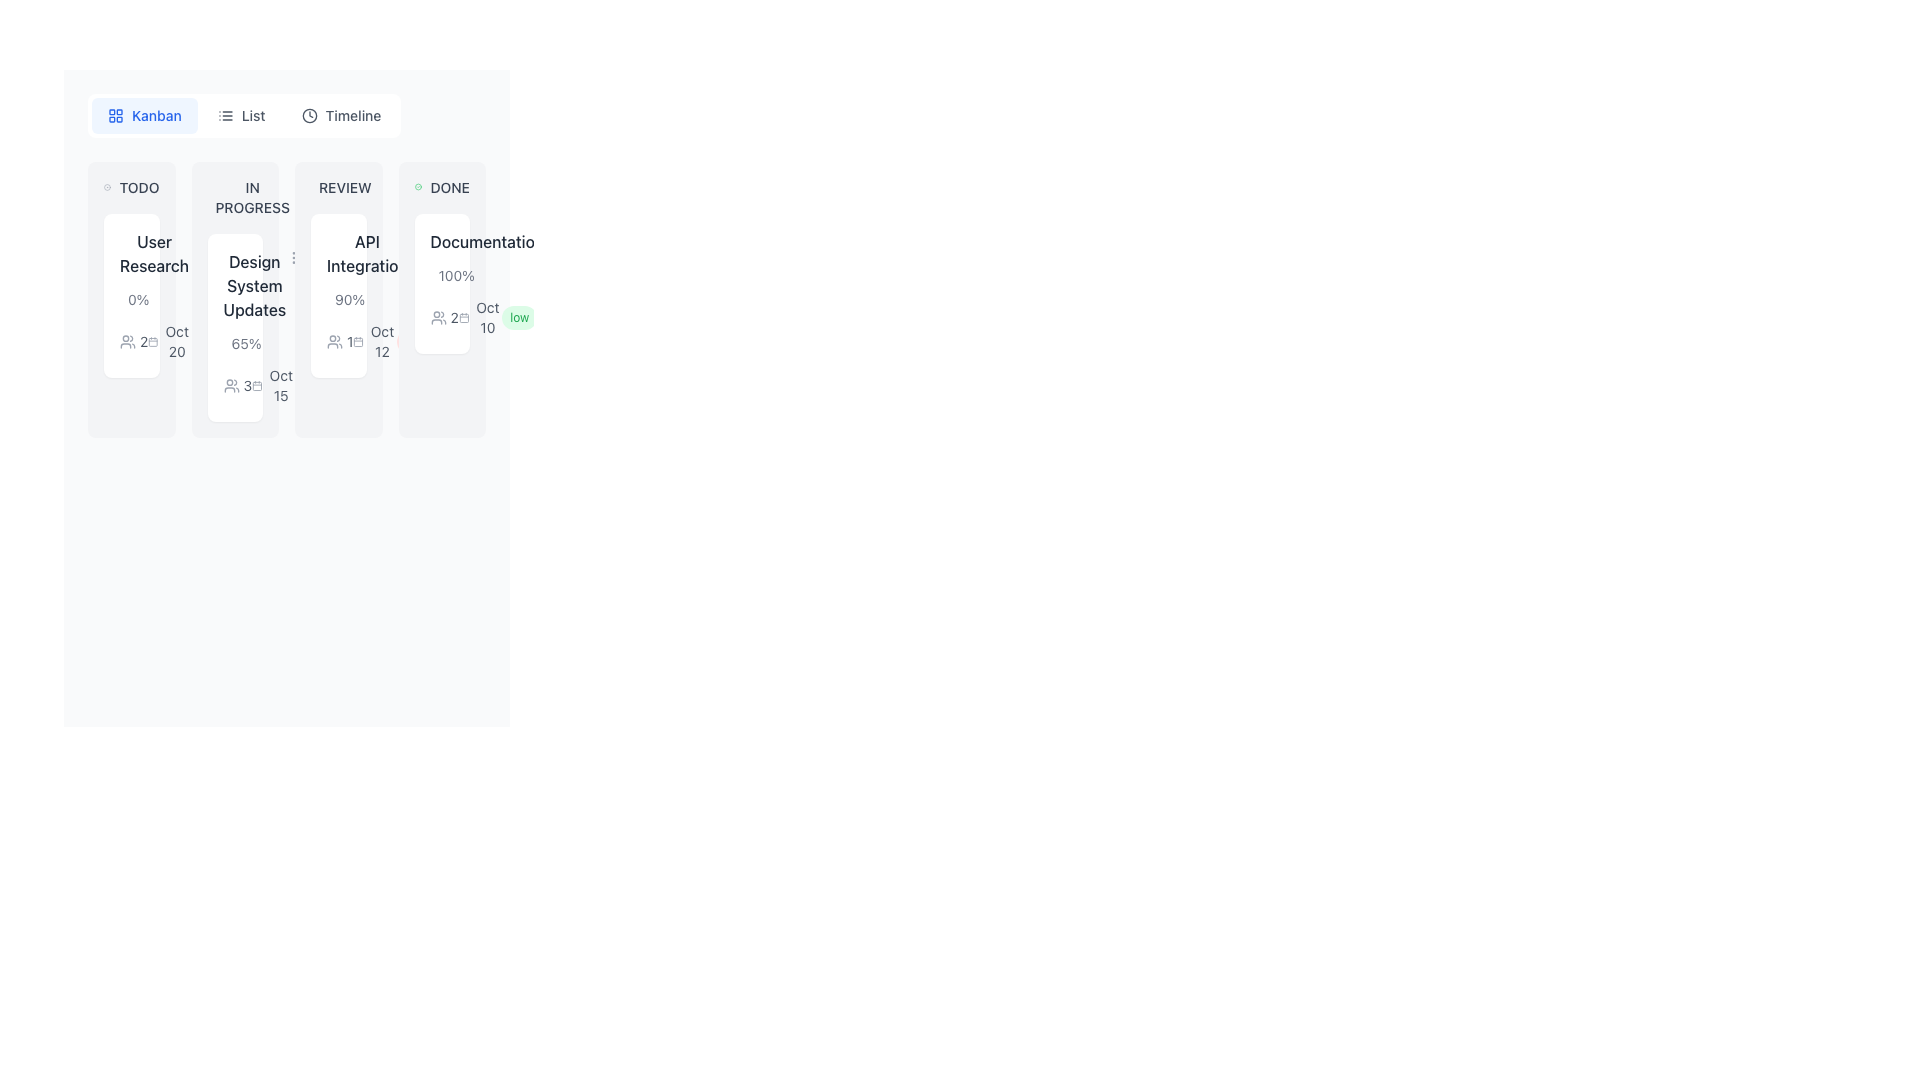 The height and width of the screenshot is (1080, 1920). I want to click on the textual and icon group component indicating the number of participants or users in the 'IN PROGRESS' column of the Kanban board, located beneath the percentage progress indicator and to the left of the 'Oct 15' date indicator, so click(237, 385).